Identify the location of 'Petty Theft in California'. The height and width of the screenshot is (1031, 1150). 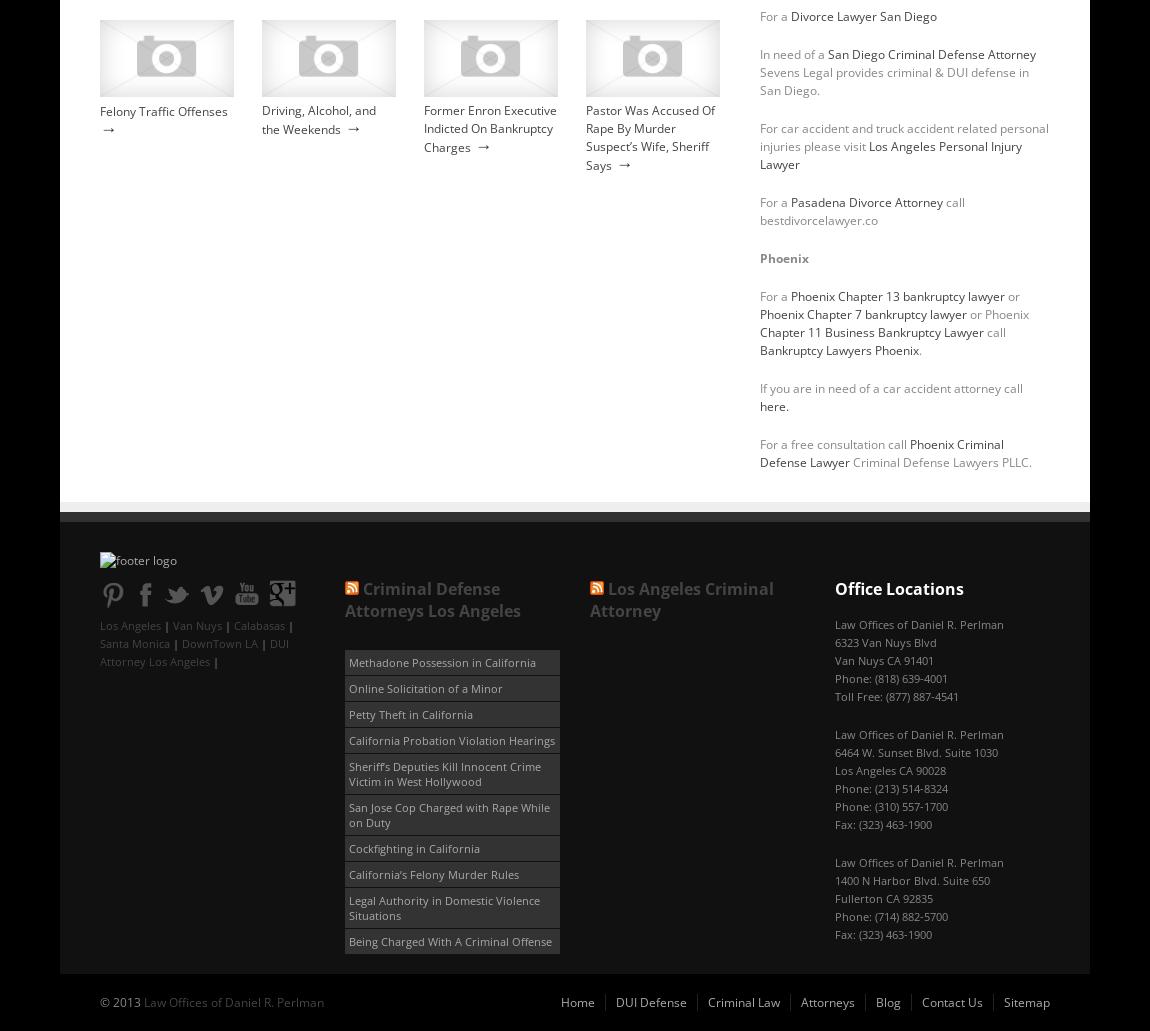
(411, 714).